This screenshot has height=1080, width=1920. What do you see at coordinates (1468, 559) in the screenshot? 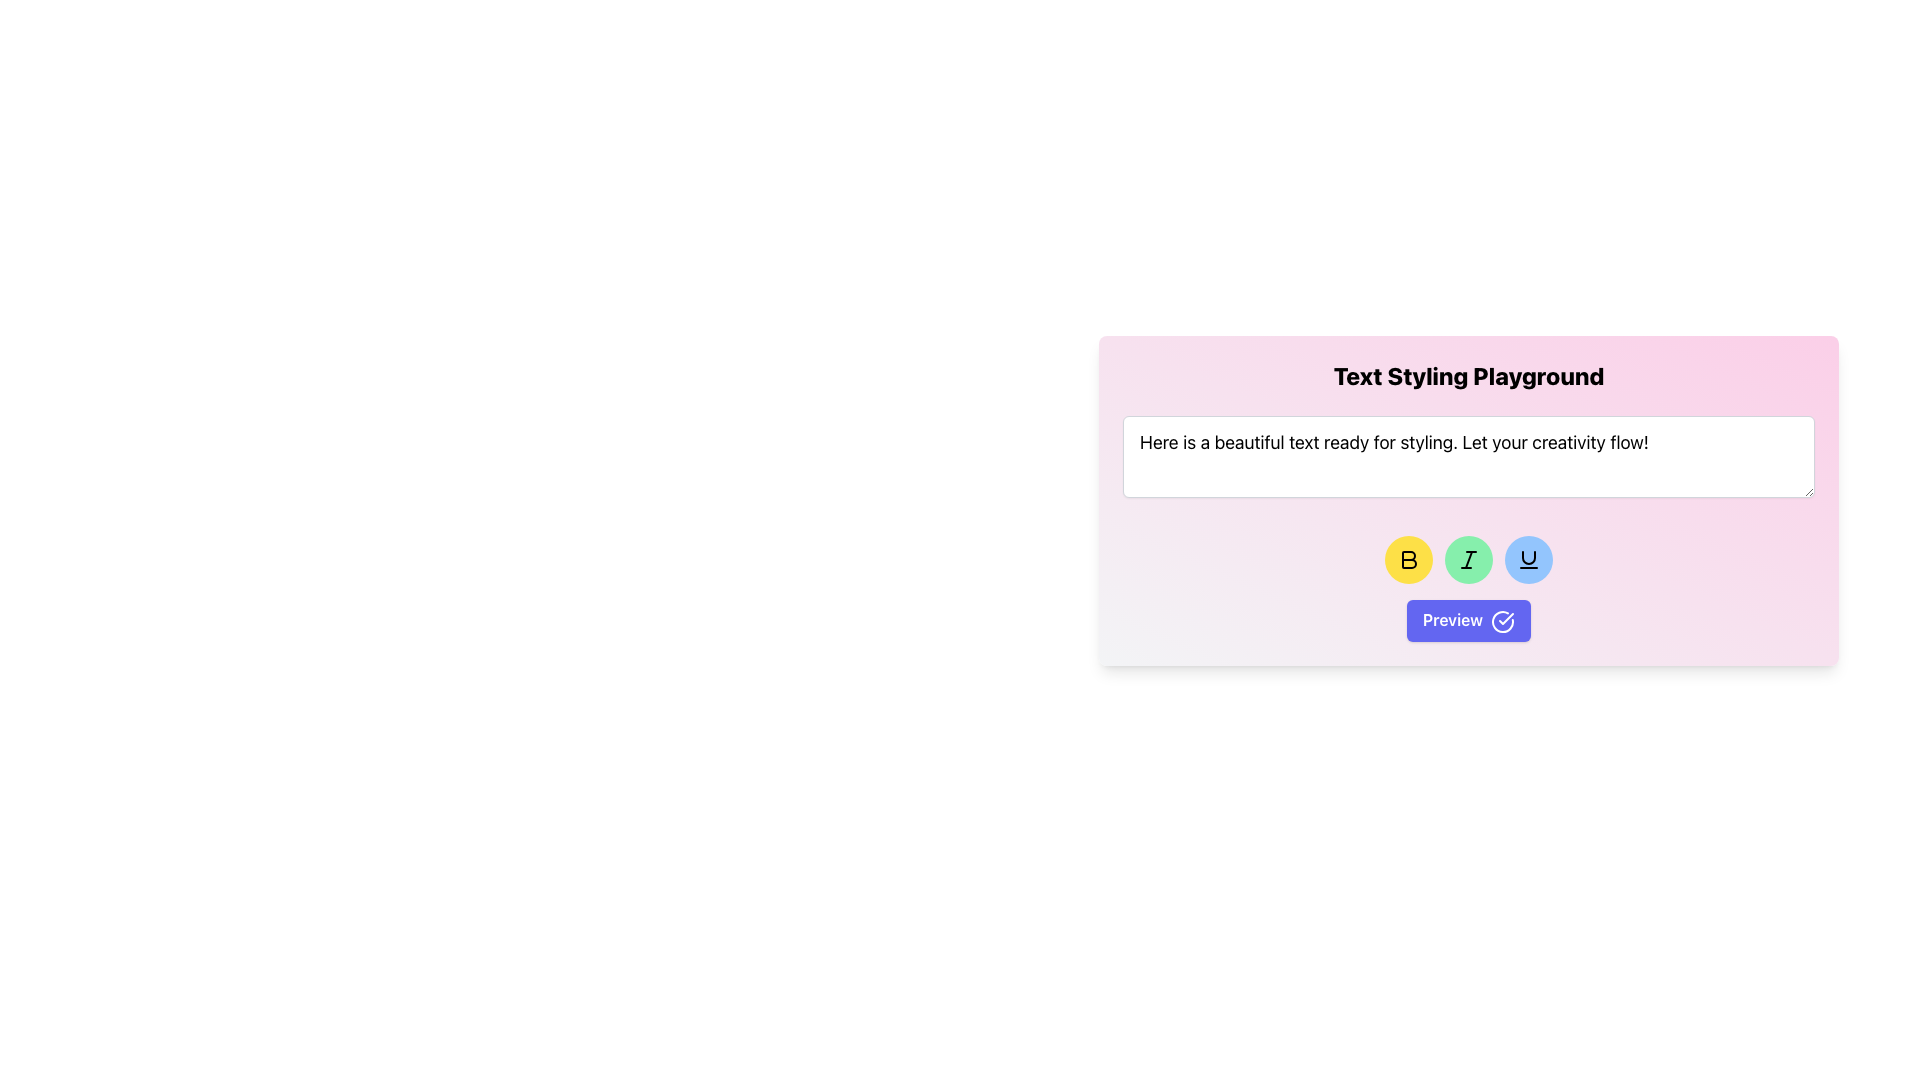
I see `the second circular button labeled 'I' in the 'Text Styling Playground' to apply italic formatting` at bounding box center [1468, 559].